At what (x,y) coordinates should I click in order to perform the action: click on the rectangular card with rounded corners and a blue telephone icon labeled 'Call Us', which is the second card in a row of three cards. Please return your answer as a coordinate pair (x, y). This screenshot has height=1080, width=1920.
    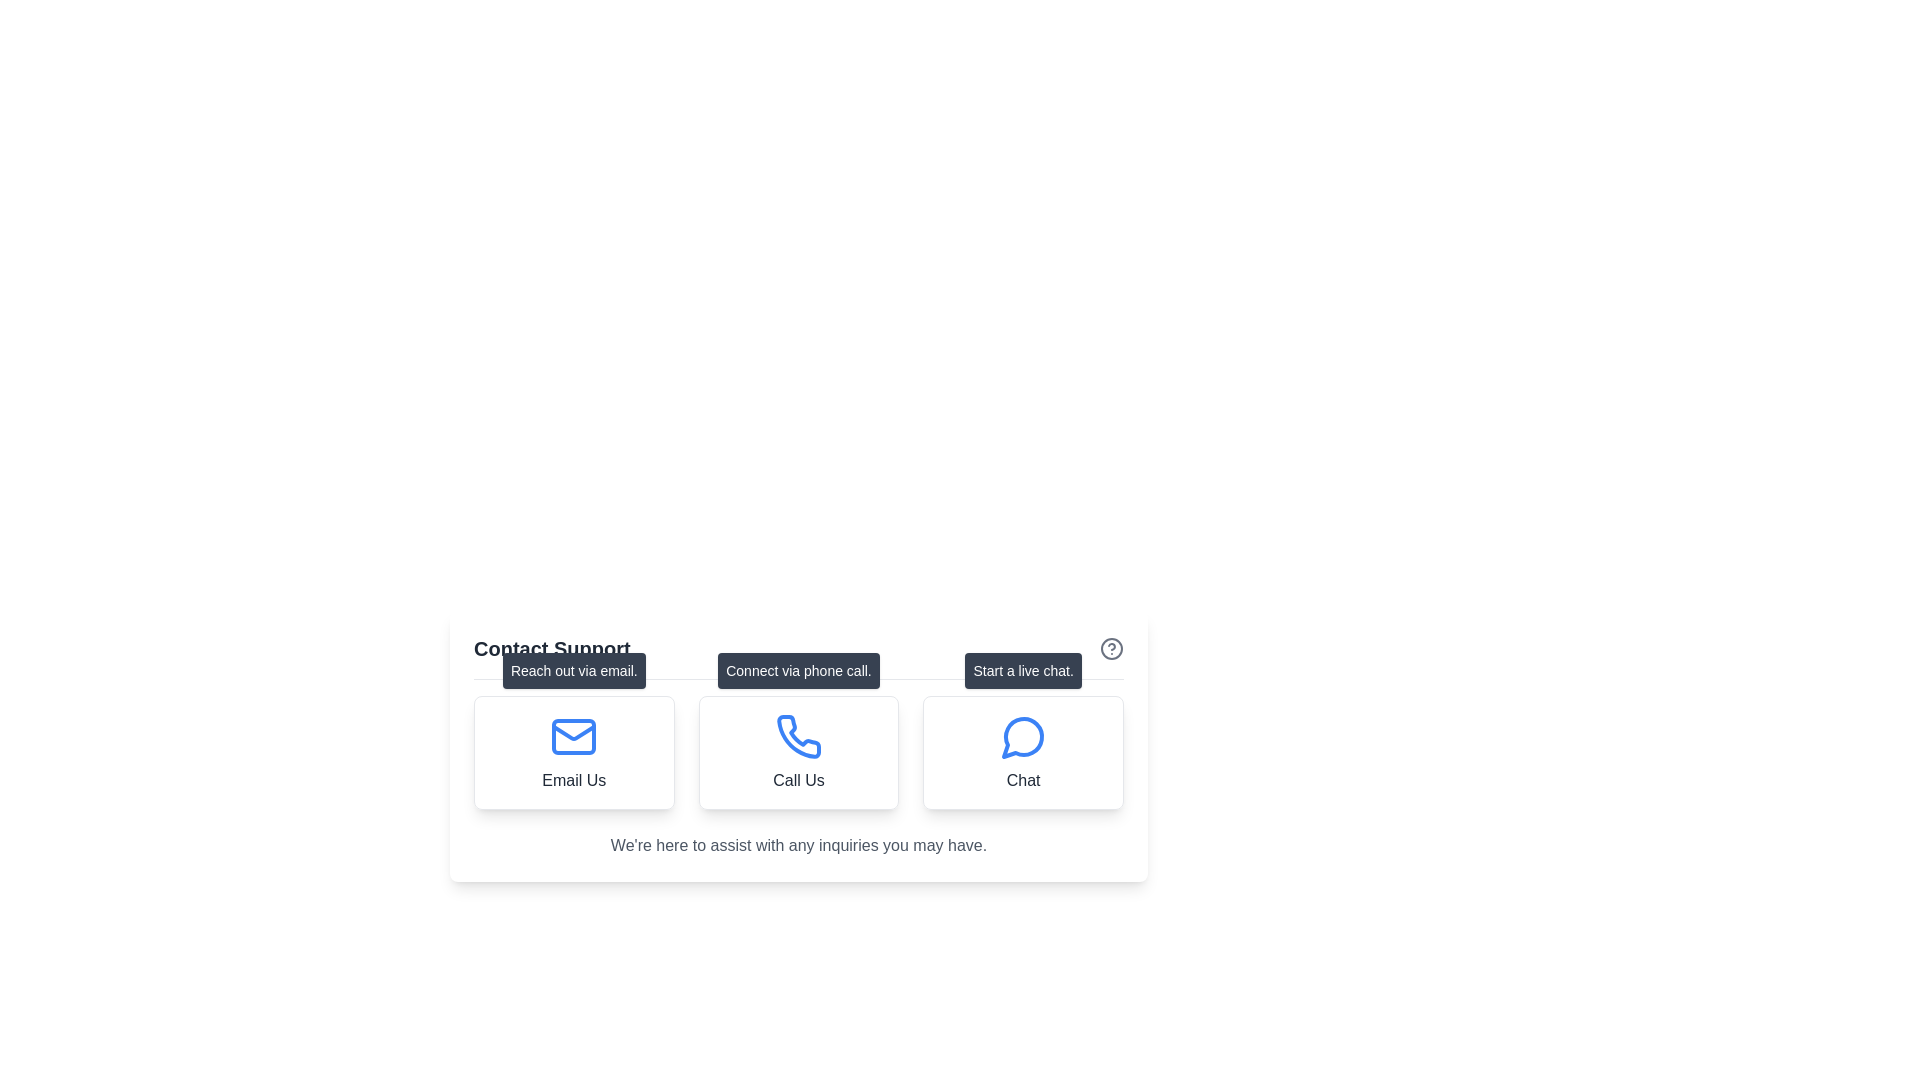
    Looking at the image, I should click on (797, 752).